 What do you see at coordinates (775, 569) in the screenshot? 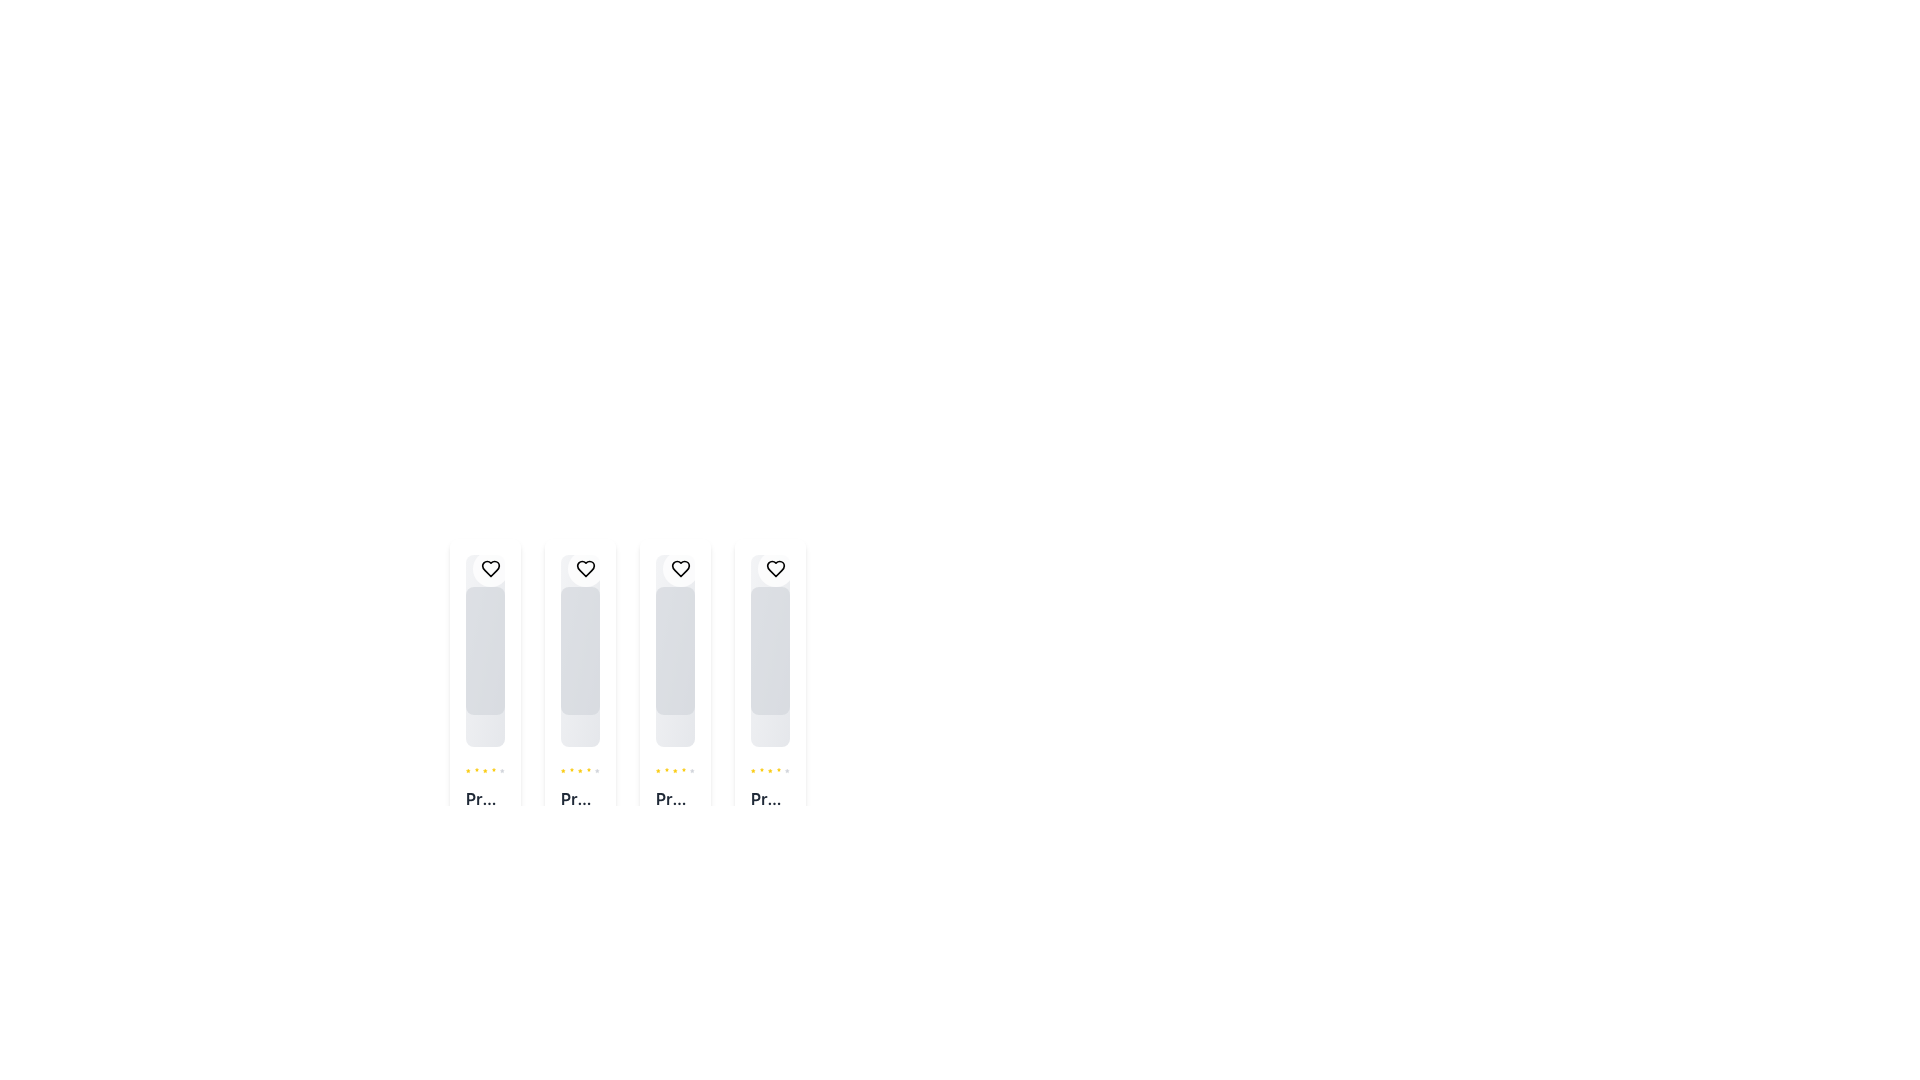
I see `the fourth heart icon in a row, which is outlined in black and represents a 'favorite' functionality` at bounding box center [775, 569].